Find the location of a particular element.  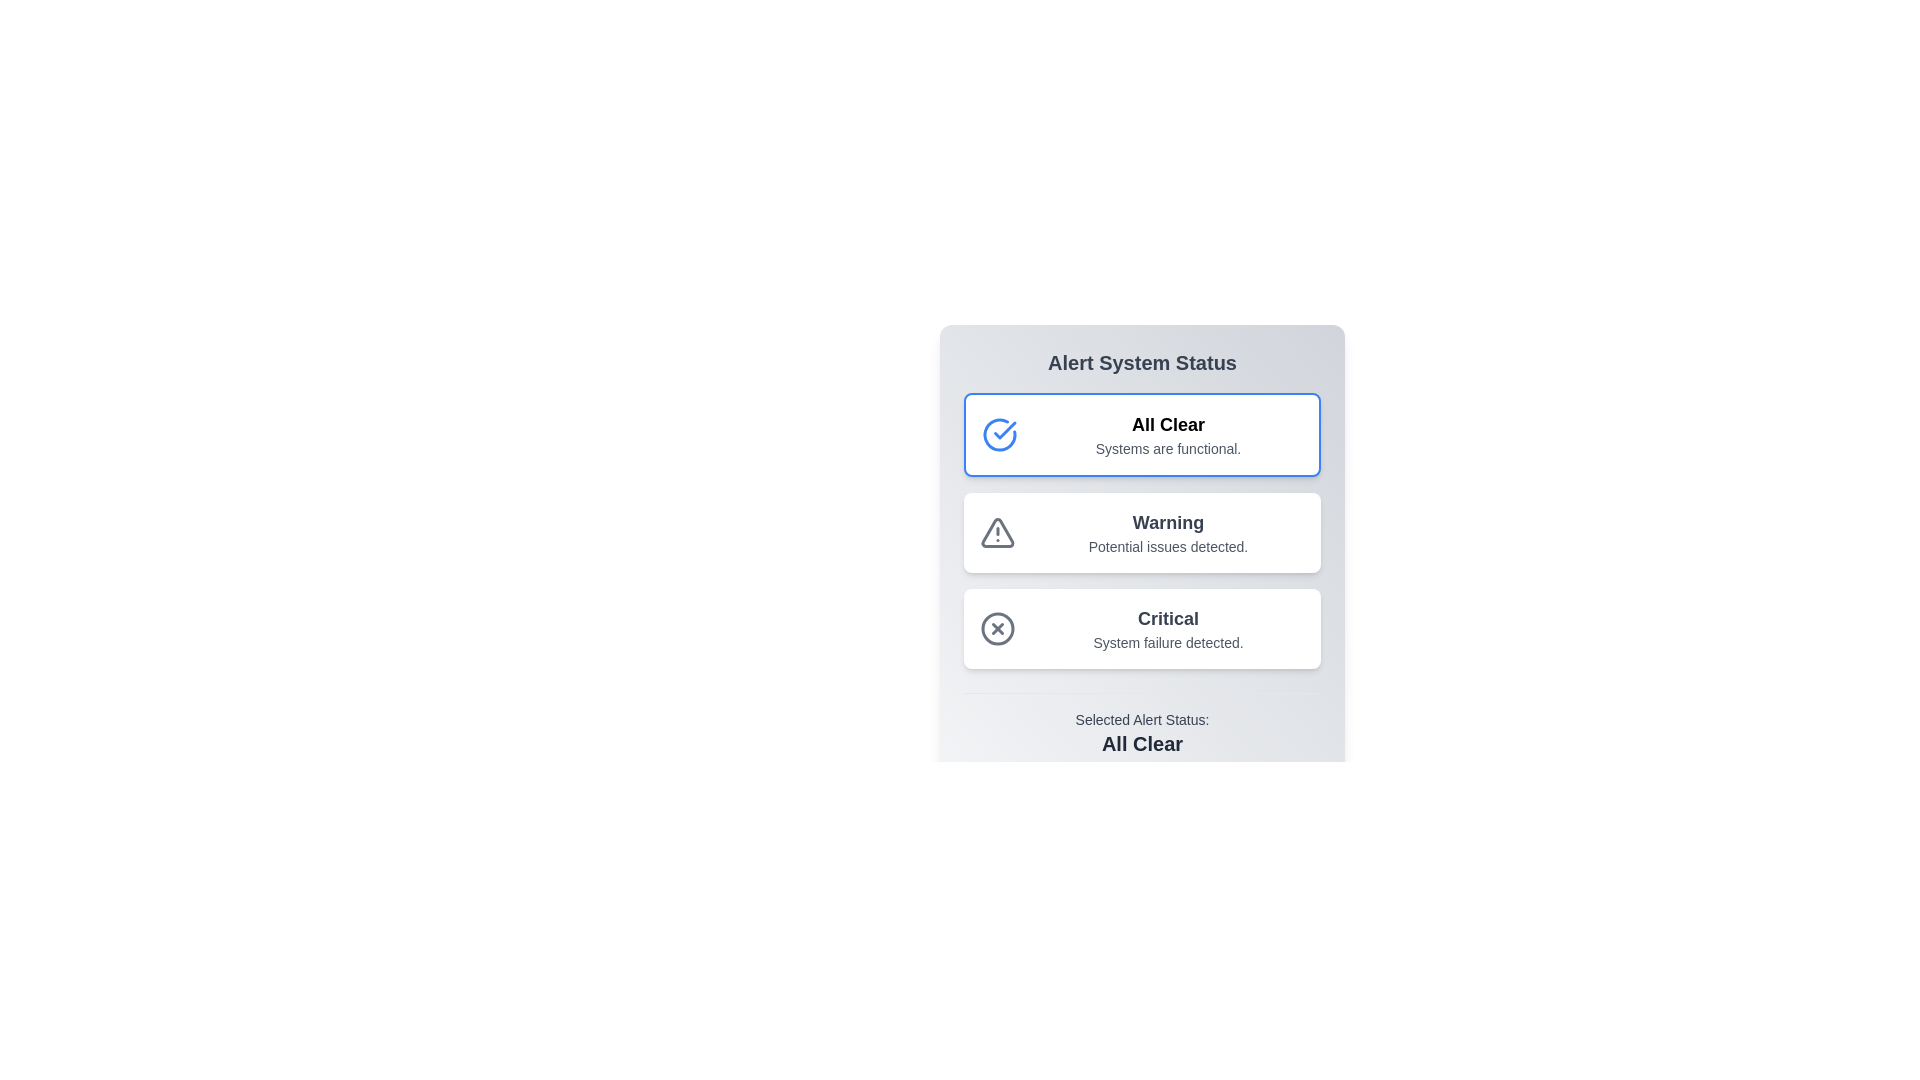

the Text Block that displays the current system status, labeled 'All Clear', which is positioned within the top-level status card and aligned with the card's blue borders is located at coordinates (1168, 434).